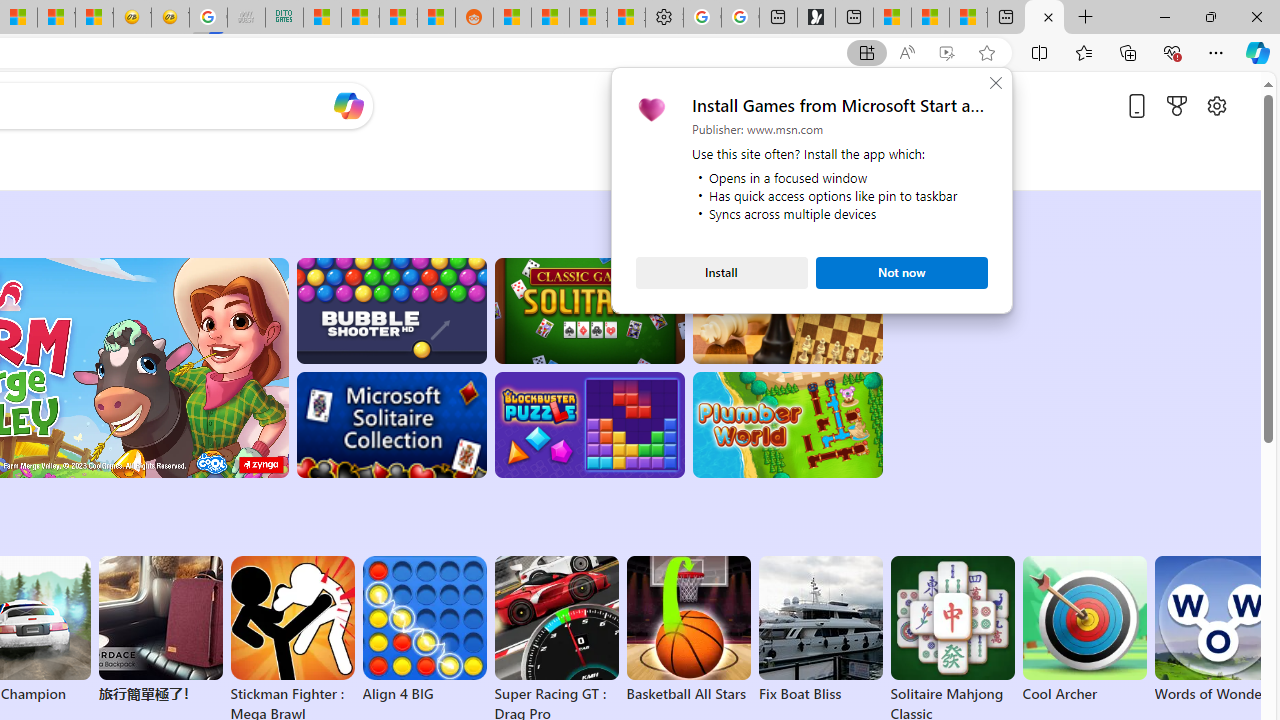 This screenshot has height=720, width=1280. I want to click on 'Align 4 BIG', so click(423, 630).